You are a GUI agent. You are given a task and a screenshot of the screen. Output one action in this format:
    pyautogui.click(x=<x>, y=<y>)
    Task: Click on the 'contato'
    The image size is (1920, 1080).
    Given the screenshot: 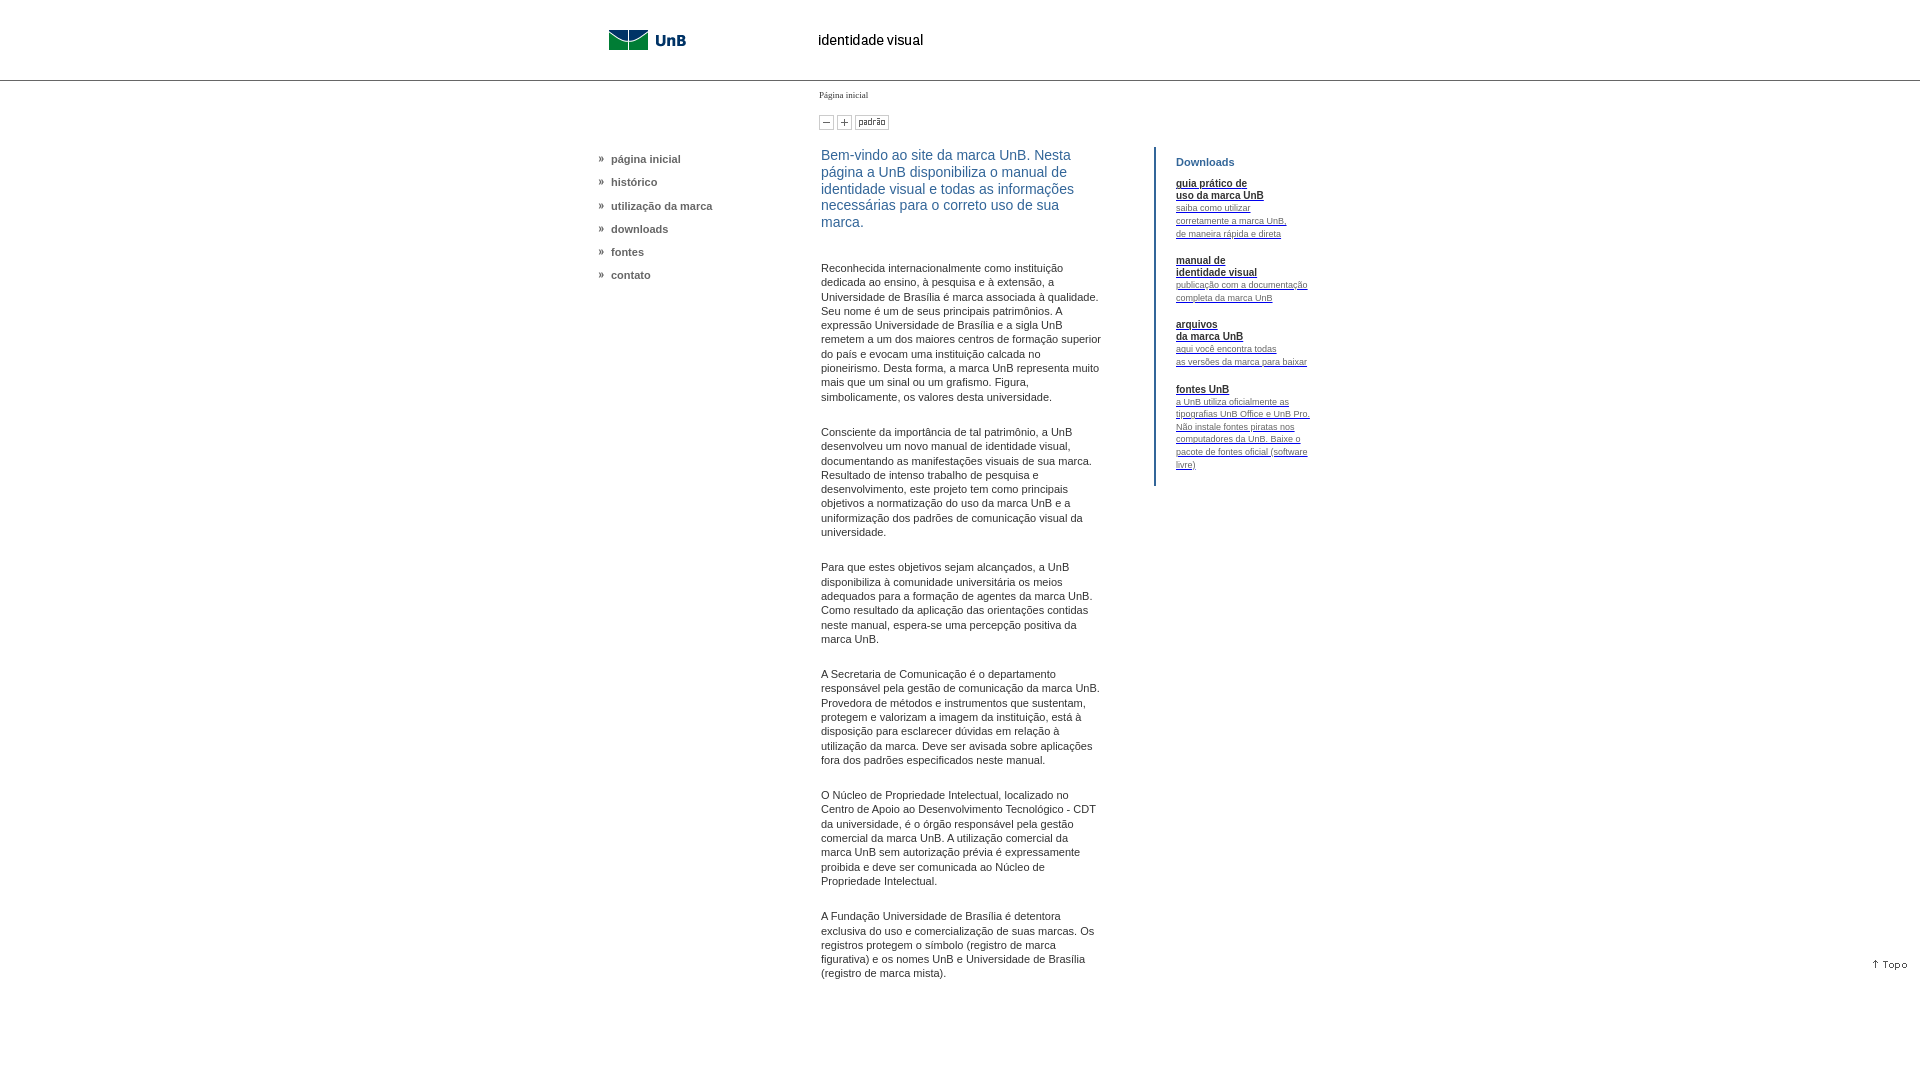 What is the action you would take?
    pyautogui.click(x=629, y=274)
    